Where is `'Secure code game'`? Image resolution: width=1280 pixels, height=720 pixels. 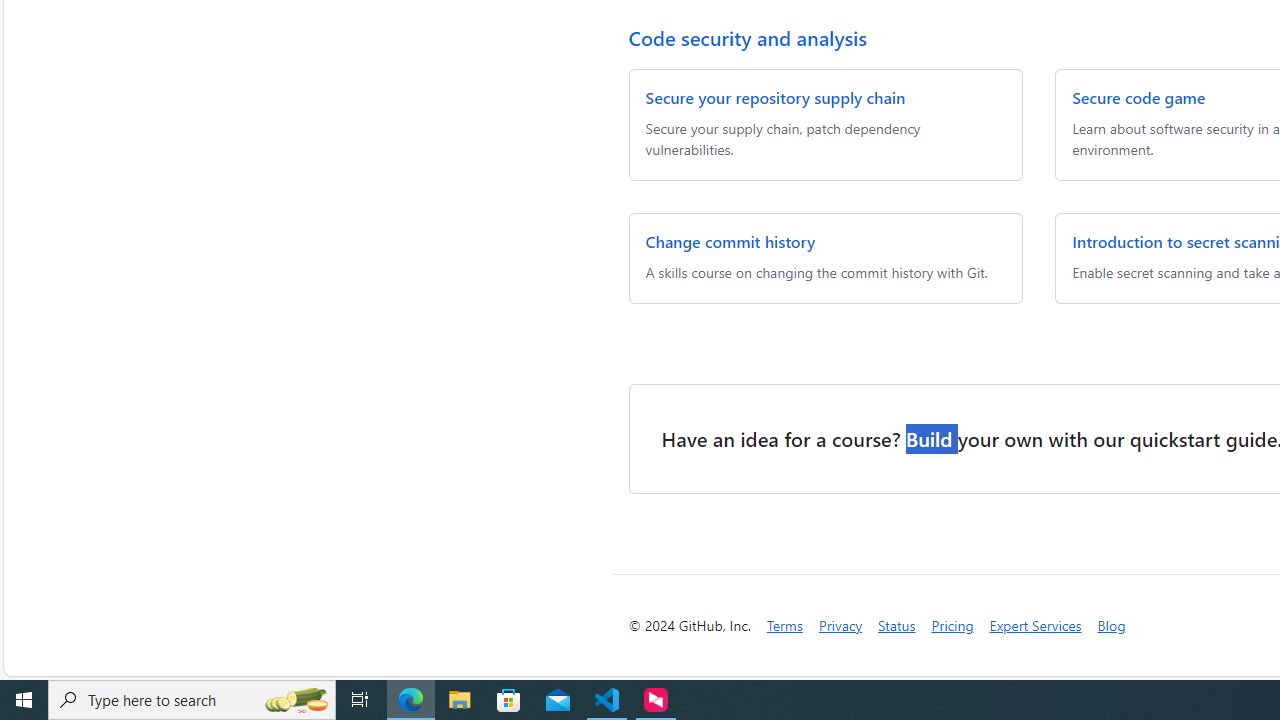
'Secure code game' is located at coordinates (1139, 97).